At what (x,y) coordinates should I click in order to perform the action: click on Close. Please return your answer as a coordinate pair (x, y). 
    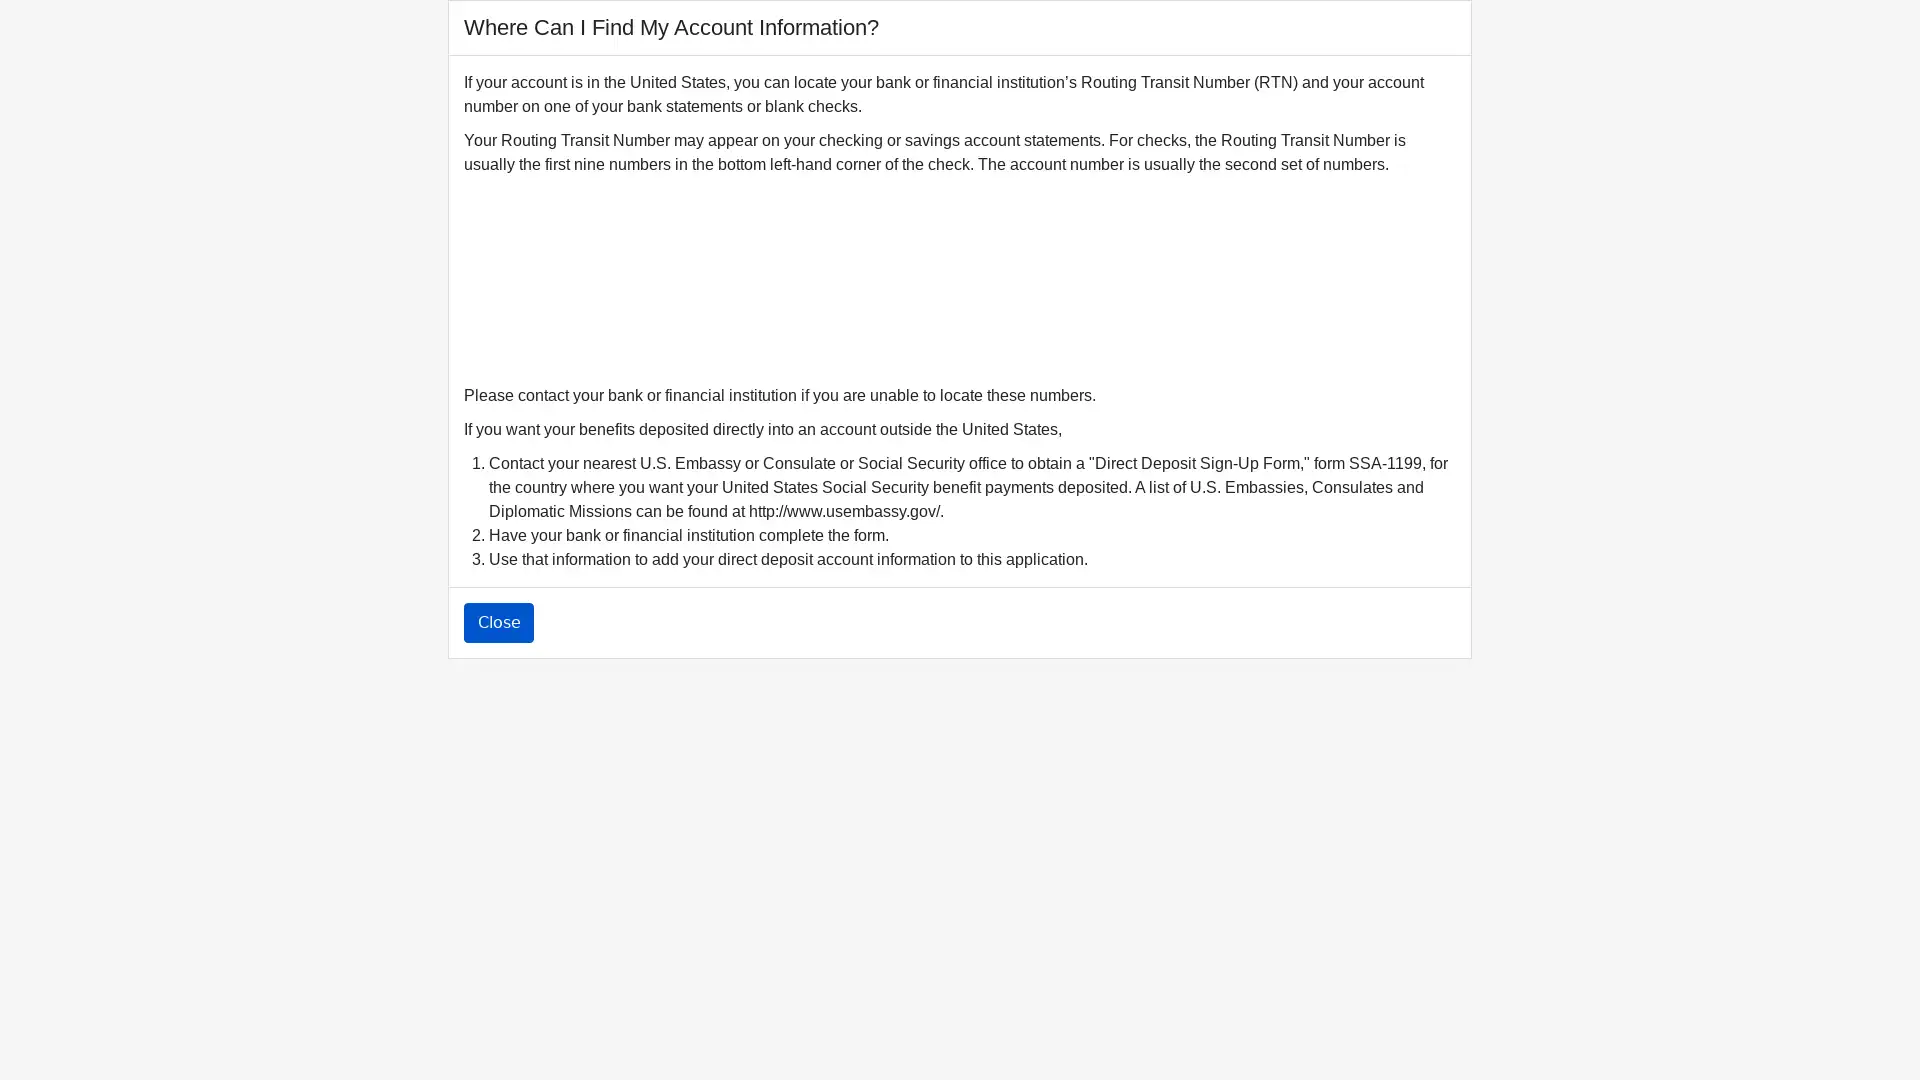
    Looking at the image, I should click on (499, 622).